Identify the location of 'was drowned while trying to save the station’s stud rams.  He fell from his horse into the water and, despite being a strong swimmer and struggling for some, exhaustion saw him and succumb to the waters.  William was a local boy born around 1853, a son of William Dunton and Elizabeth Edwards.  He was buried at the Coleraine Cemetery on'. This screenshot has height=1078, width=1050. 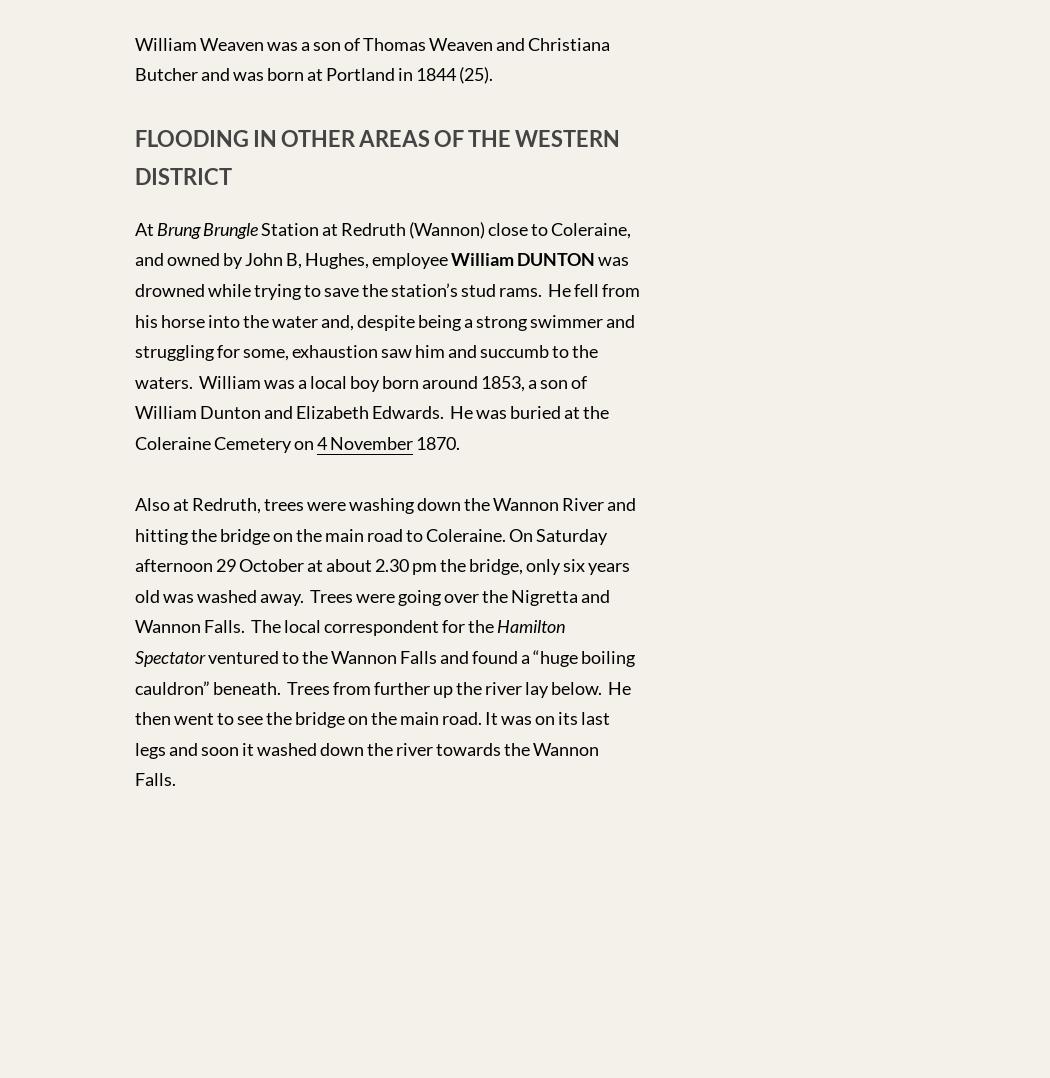
(387, 350).